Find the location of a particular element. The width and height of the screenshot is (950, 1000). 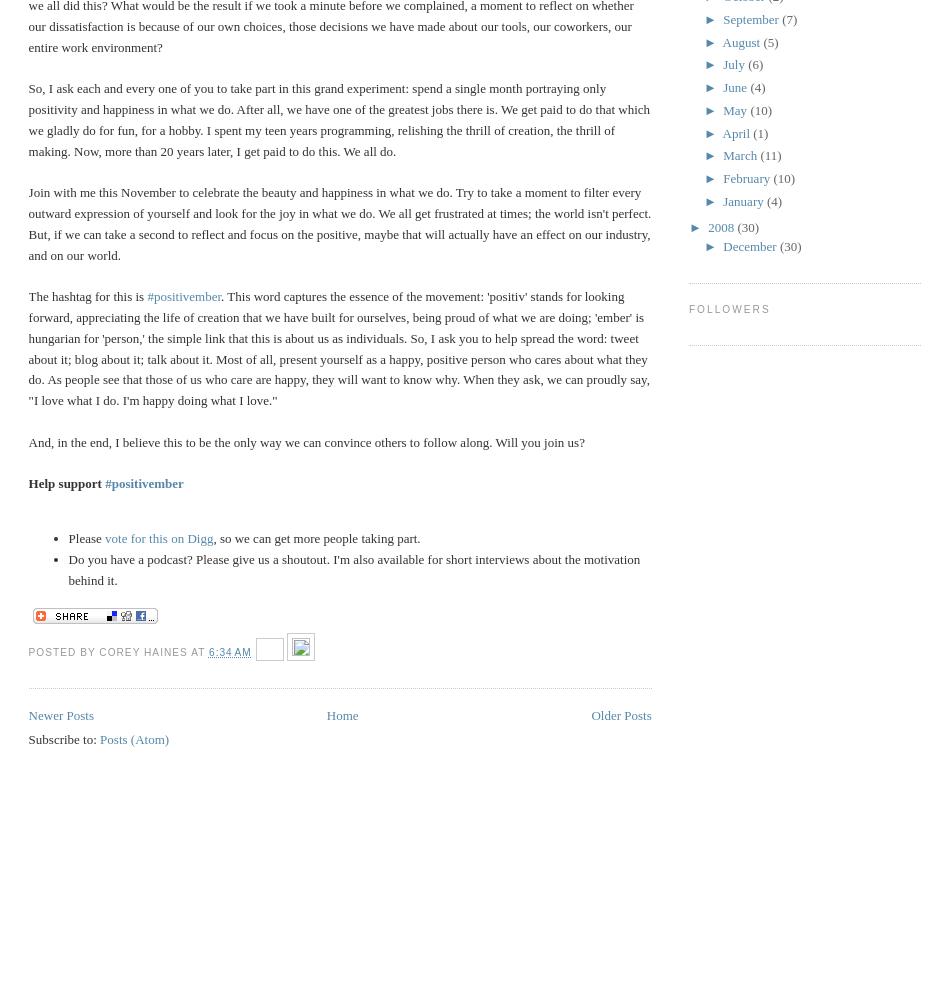

'6:34 AM' is located at coordinates (229, 651).